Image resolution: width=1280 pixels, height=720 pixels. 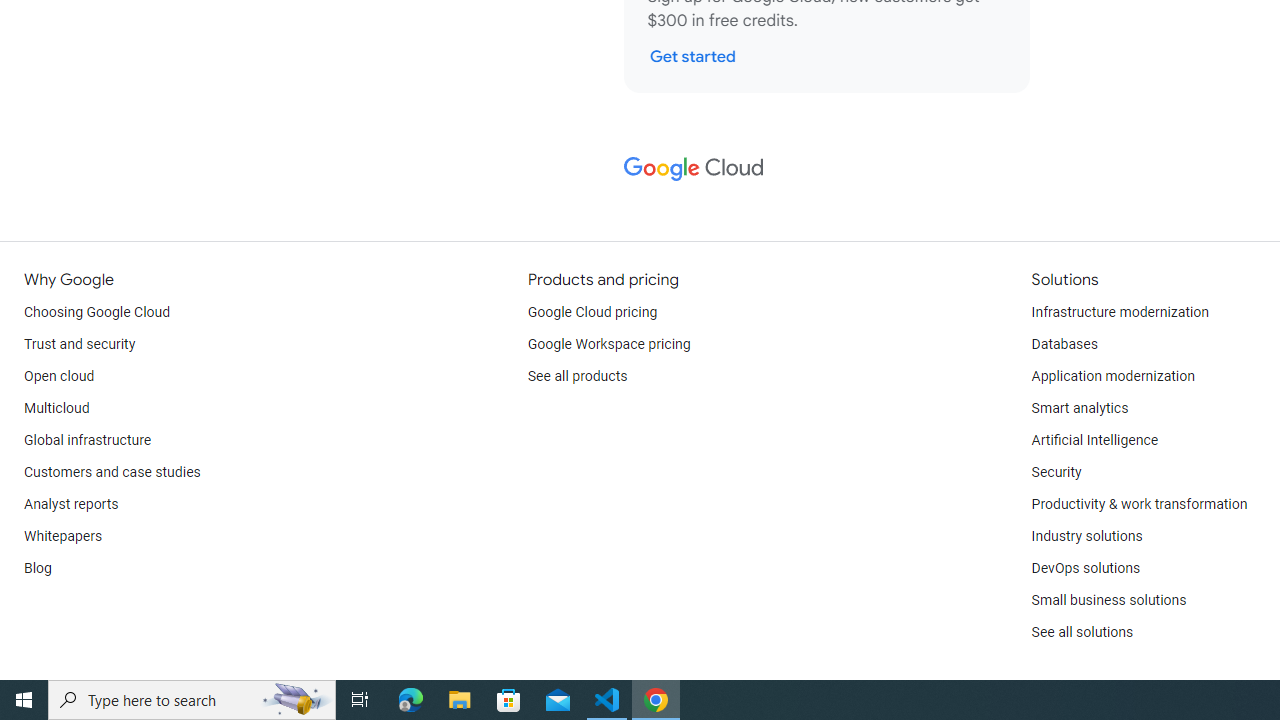 I want to click on 'Productivity & work transformation', so click(x=1139, y=504).